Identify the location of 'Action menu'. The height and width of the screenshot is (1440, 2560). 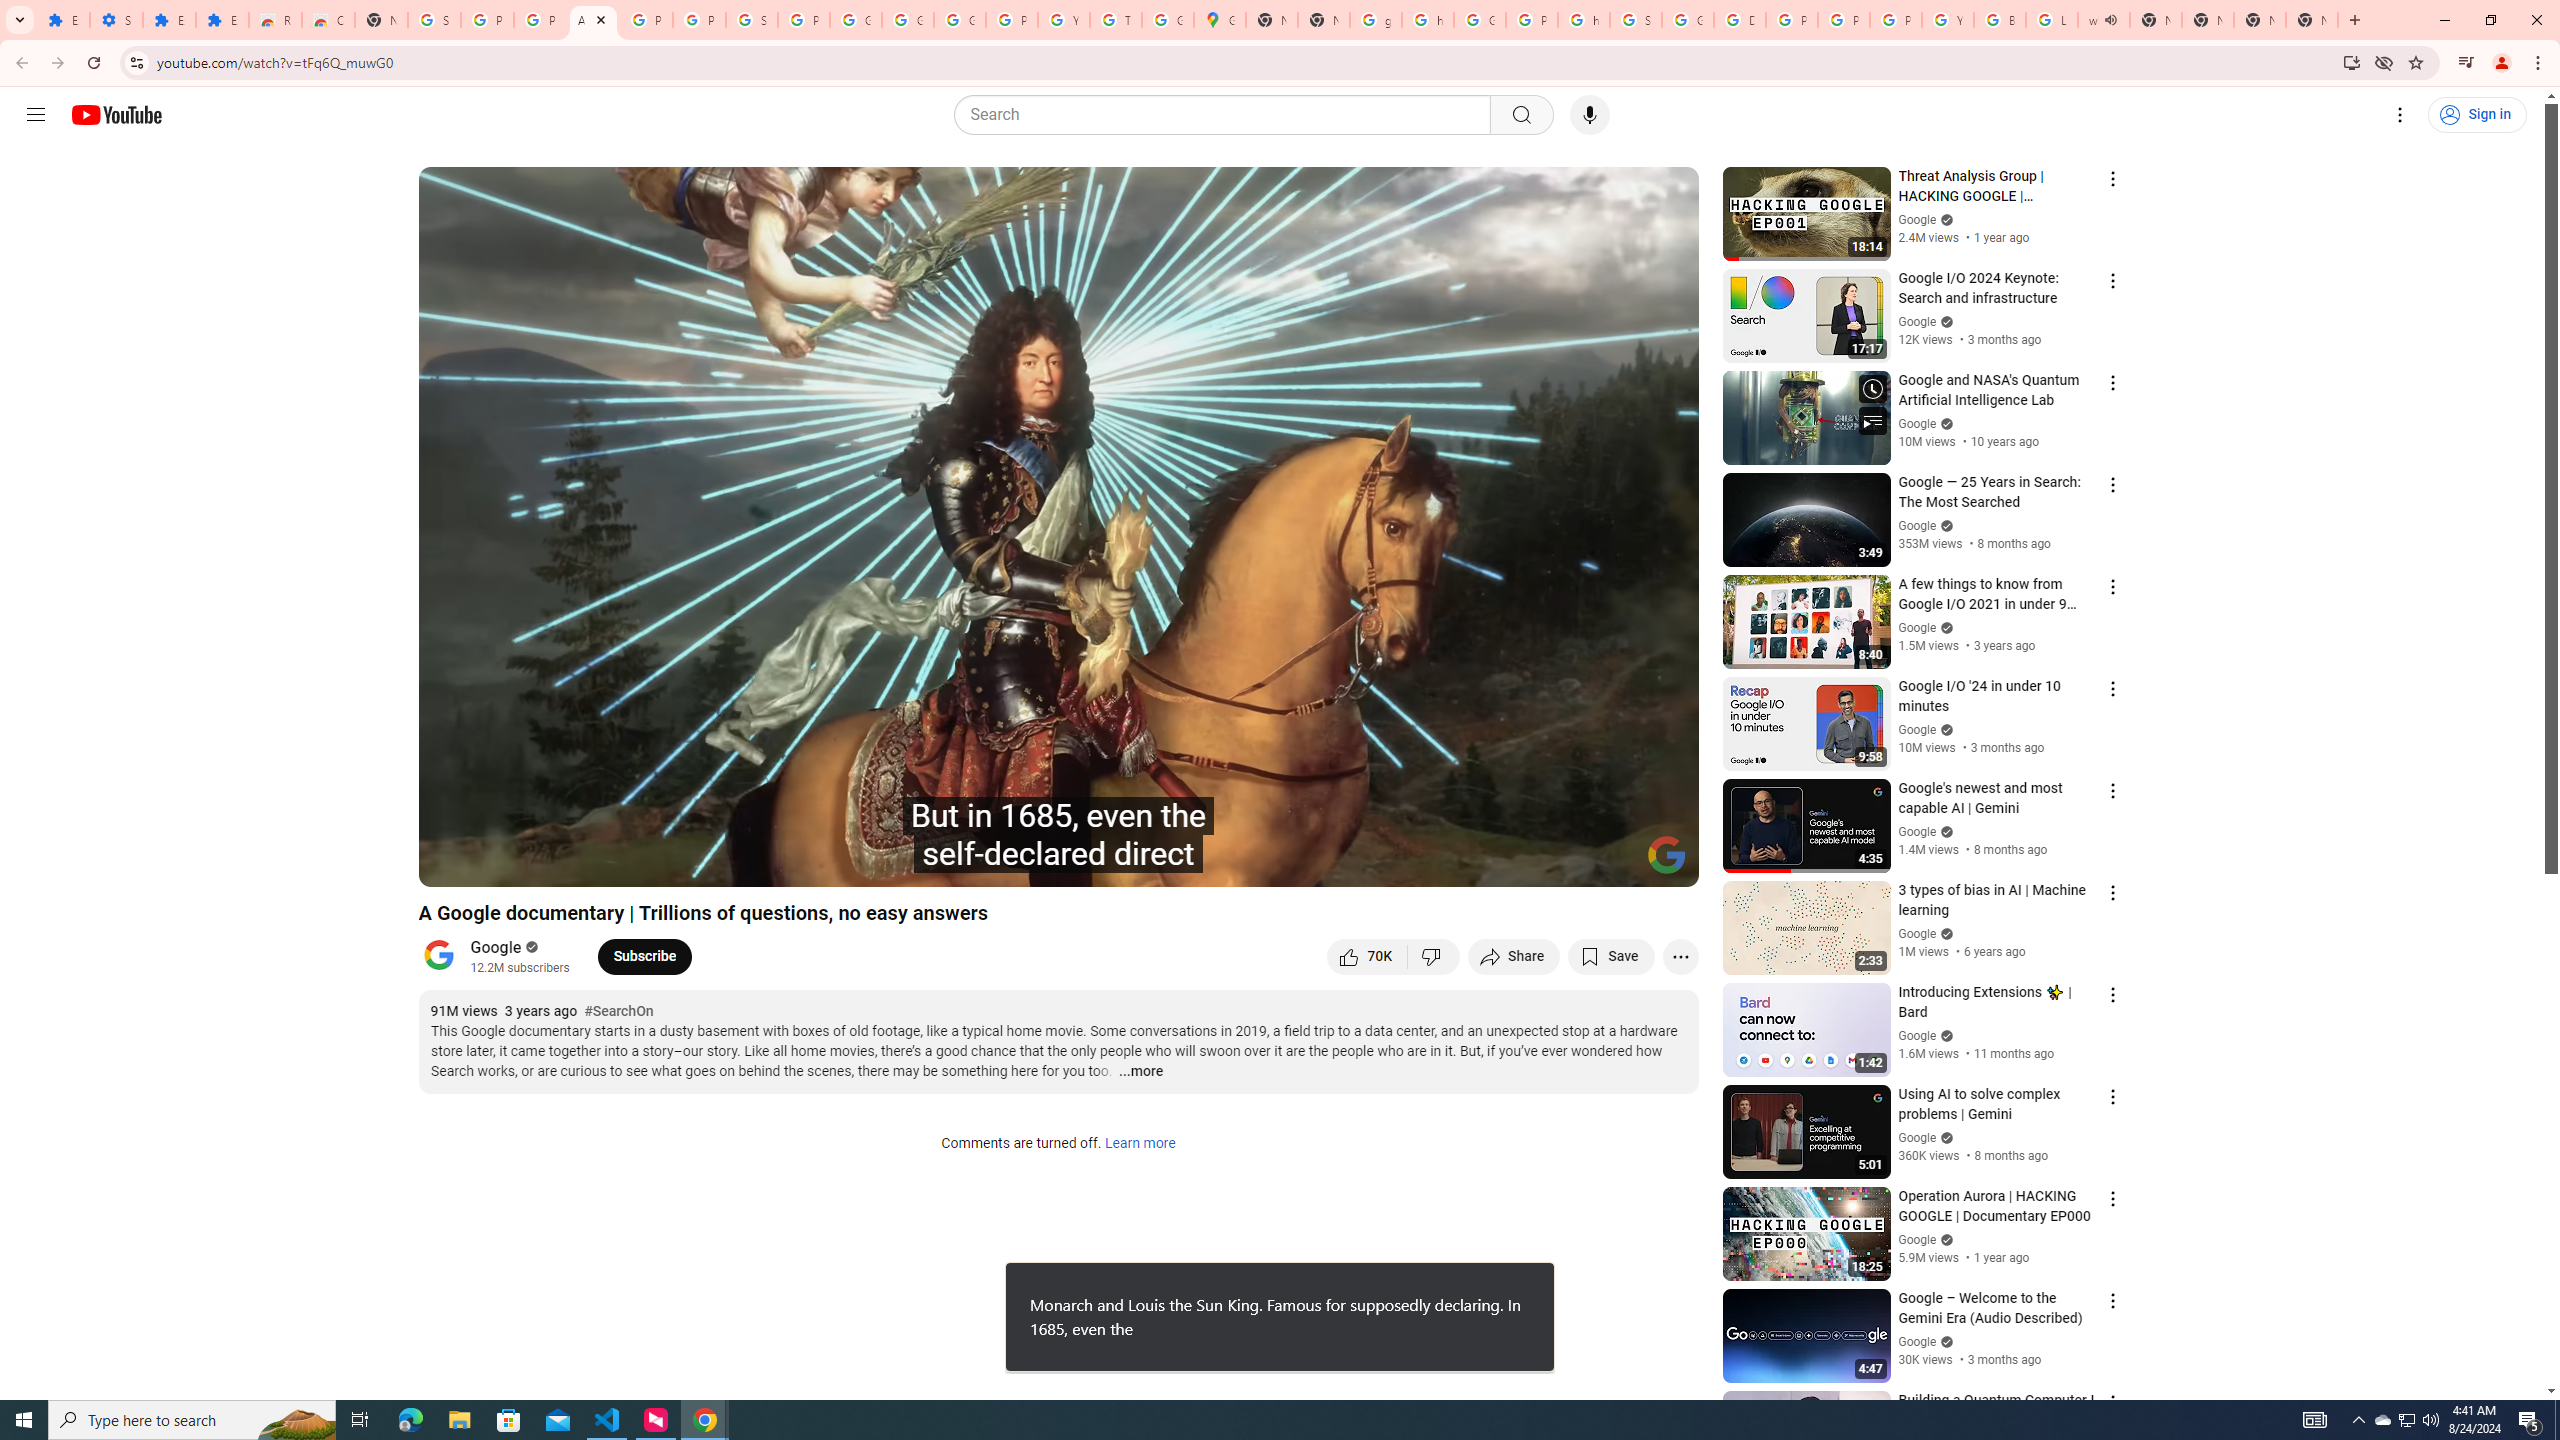
(2111, 1402).